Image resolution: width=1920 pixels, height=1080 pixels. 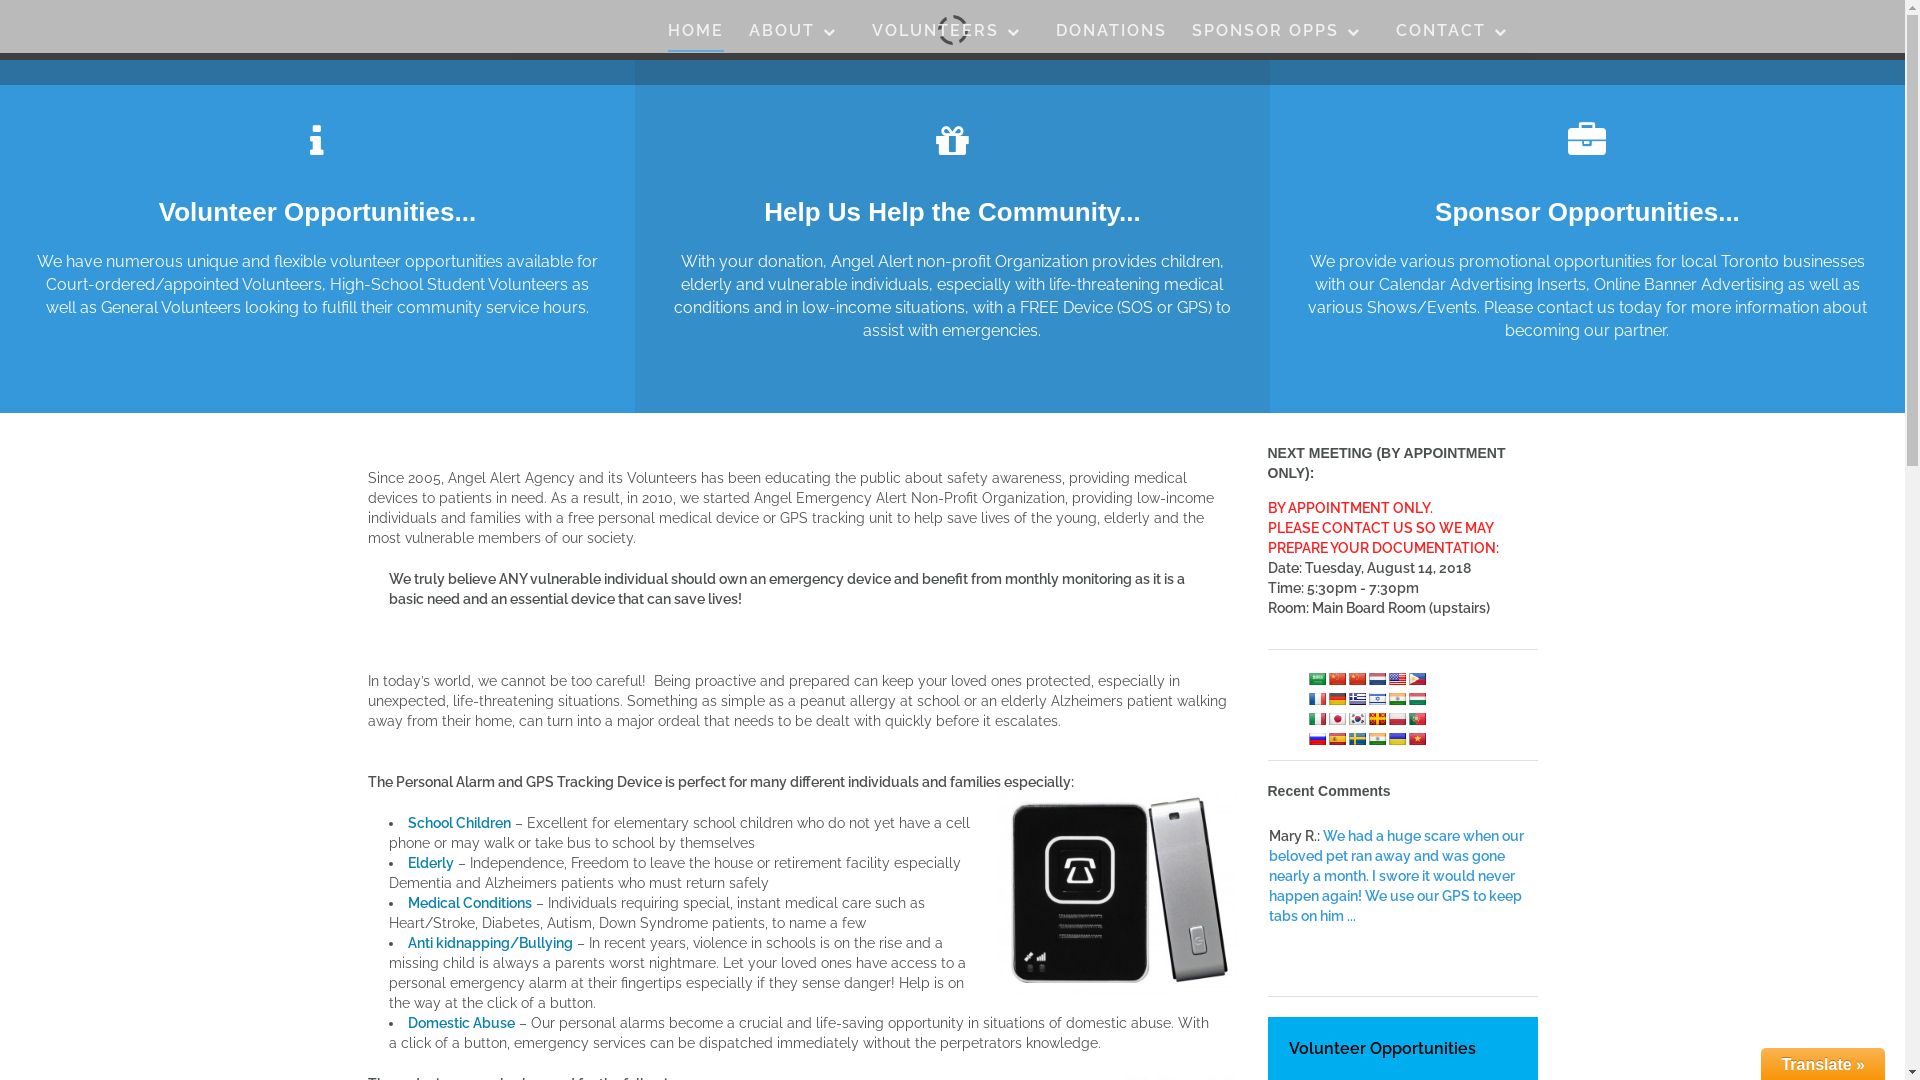 I want to click on 'Filipino', so click(x=1415, y=677).